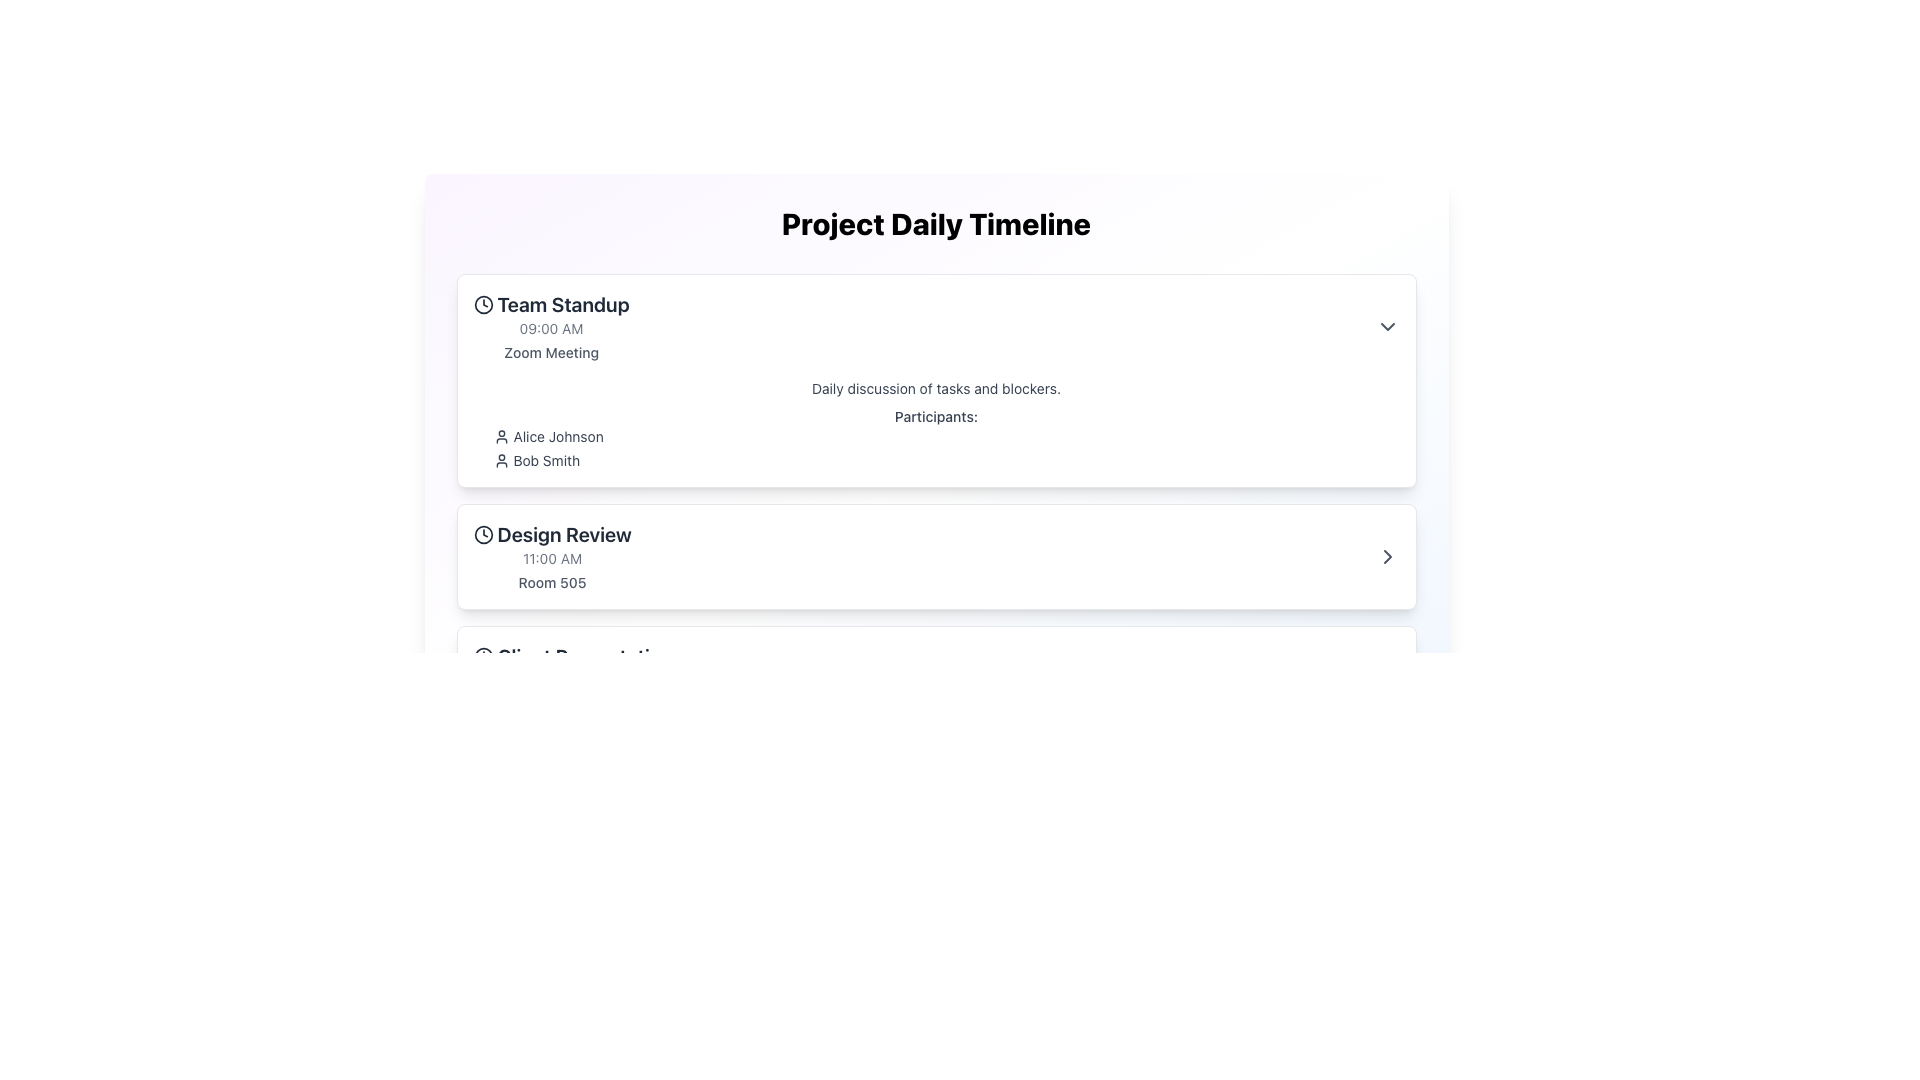 The width and height of the screenshot is (1920, 1080). I want to click on circular element of the clock icon associated with the 'Team Standup' event, located at the center of the SVG graphic, so click(483, 304).